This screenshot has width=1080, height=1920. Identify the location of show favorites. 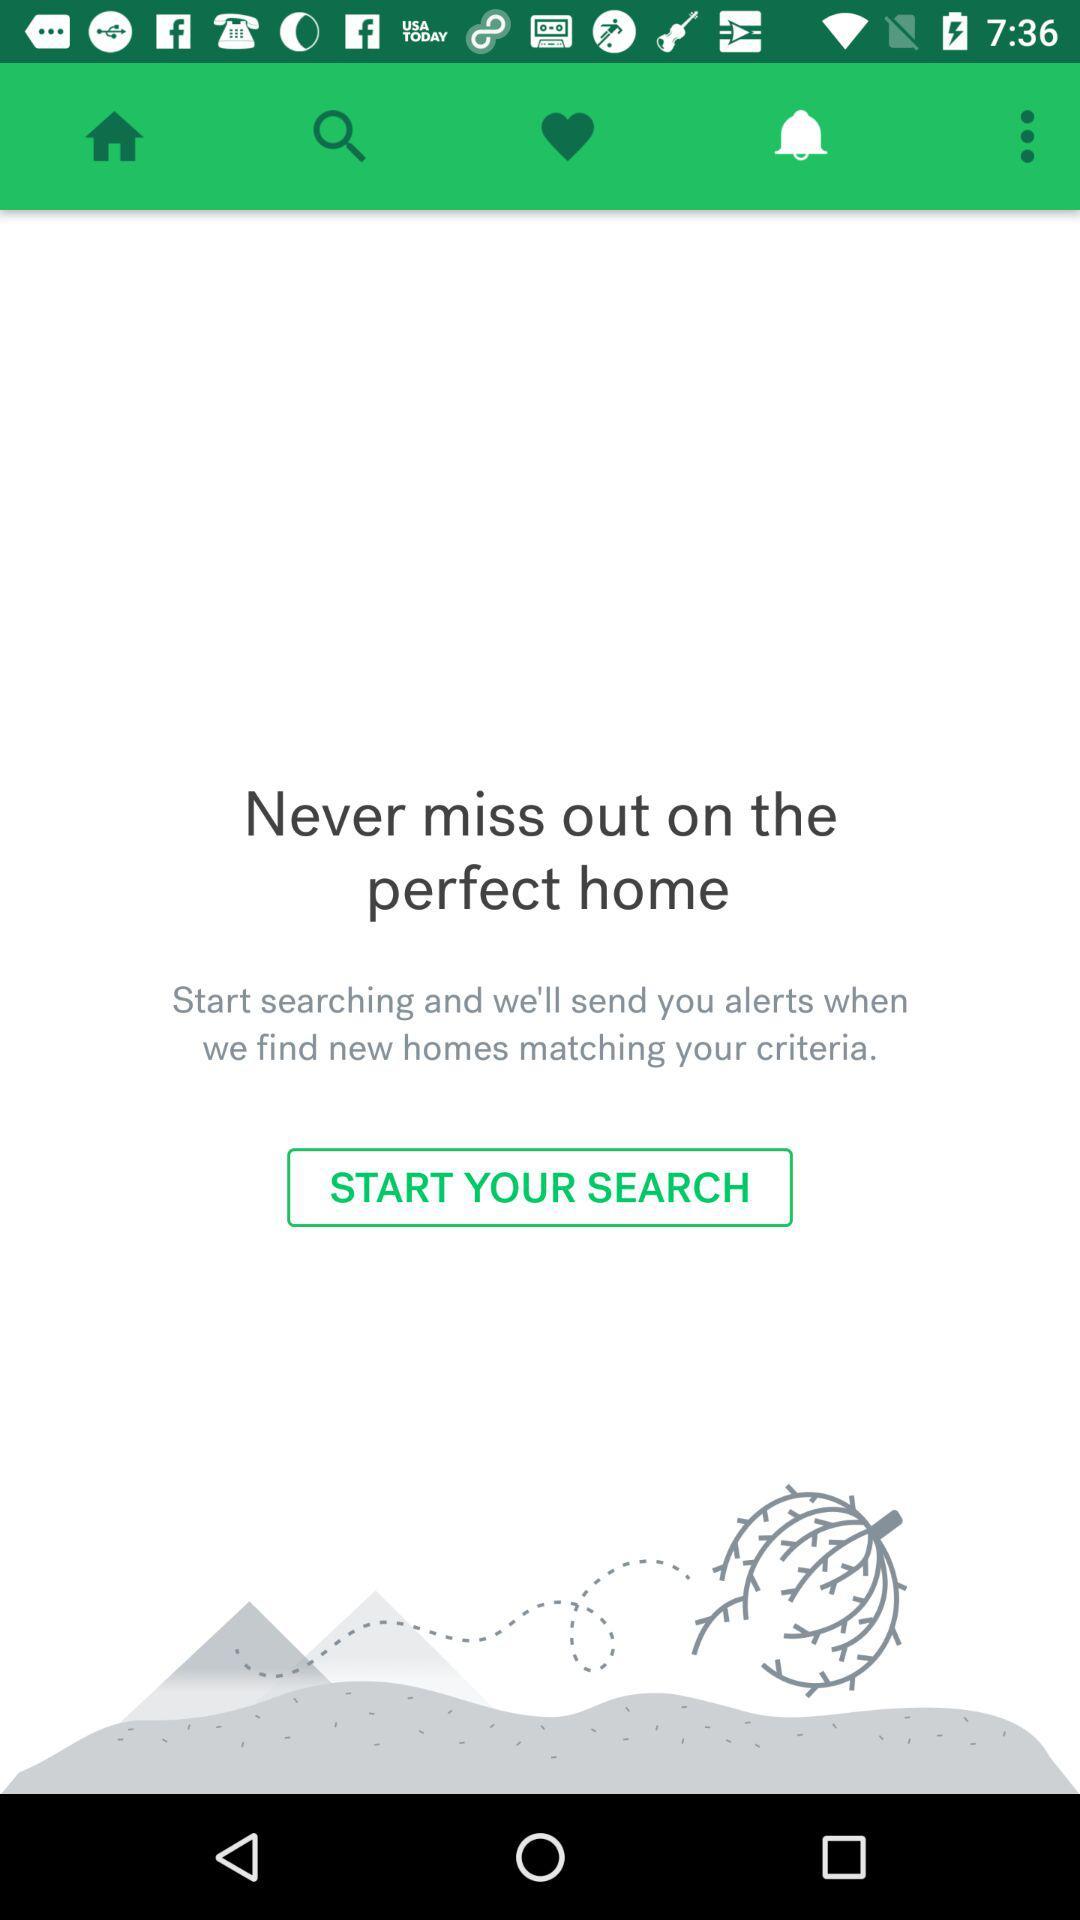
(567, 135).